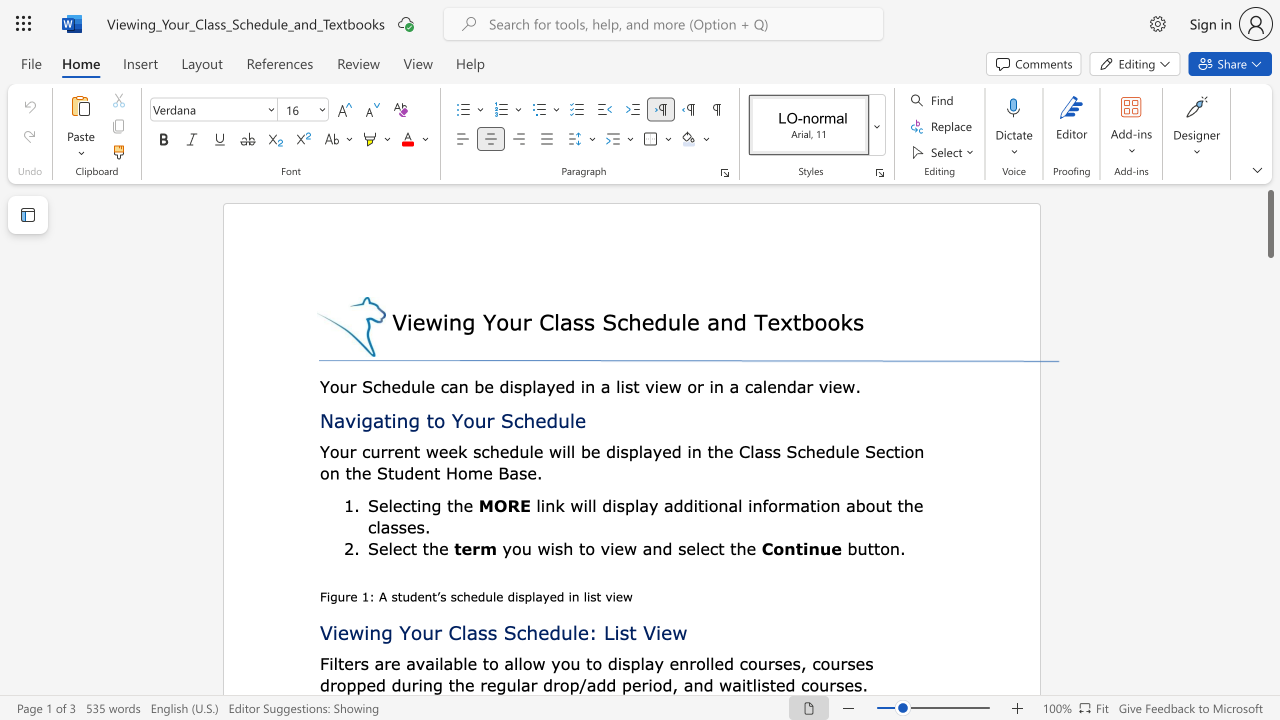  I want to click on the right-hand scrollbar to descend the page, so click(1269, 518).